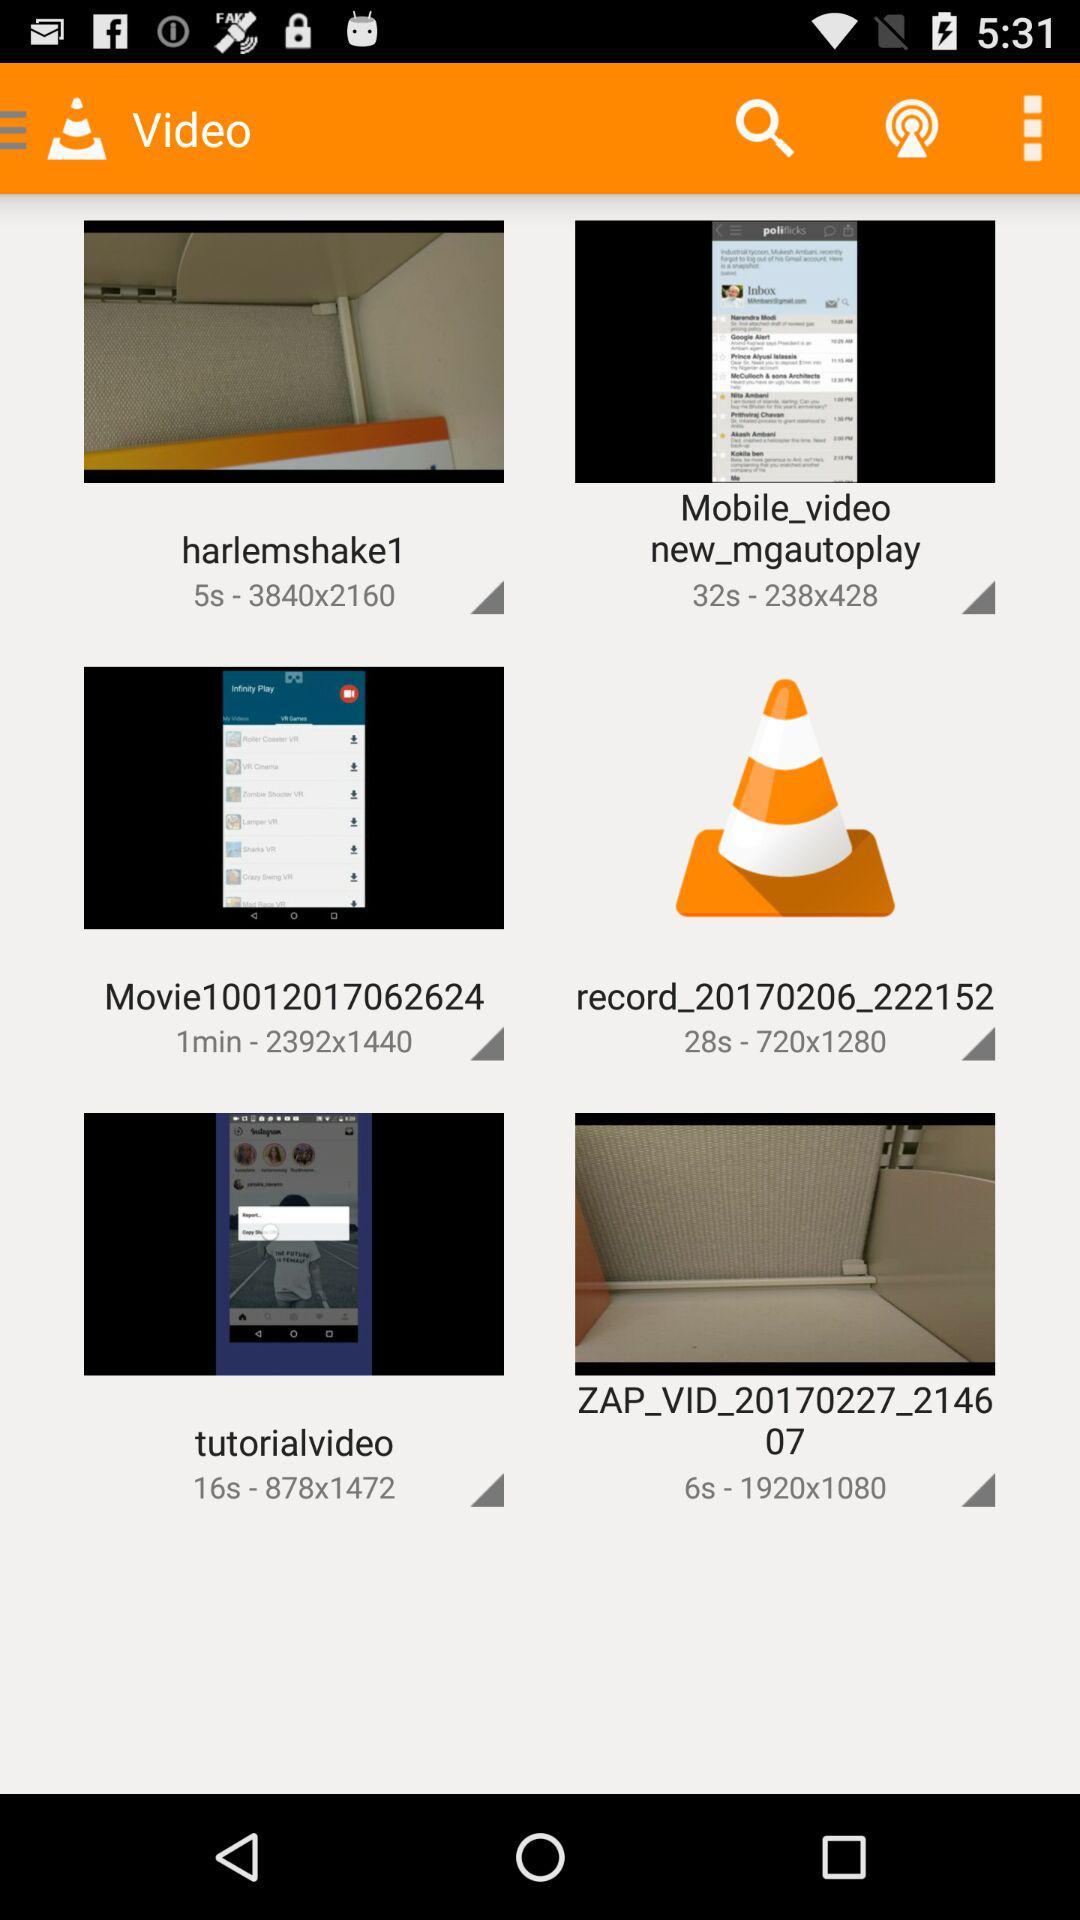  Describe the element at coordinates (453, 562) in the screenshot. I see `a select option` at that location.